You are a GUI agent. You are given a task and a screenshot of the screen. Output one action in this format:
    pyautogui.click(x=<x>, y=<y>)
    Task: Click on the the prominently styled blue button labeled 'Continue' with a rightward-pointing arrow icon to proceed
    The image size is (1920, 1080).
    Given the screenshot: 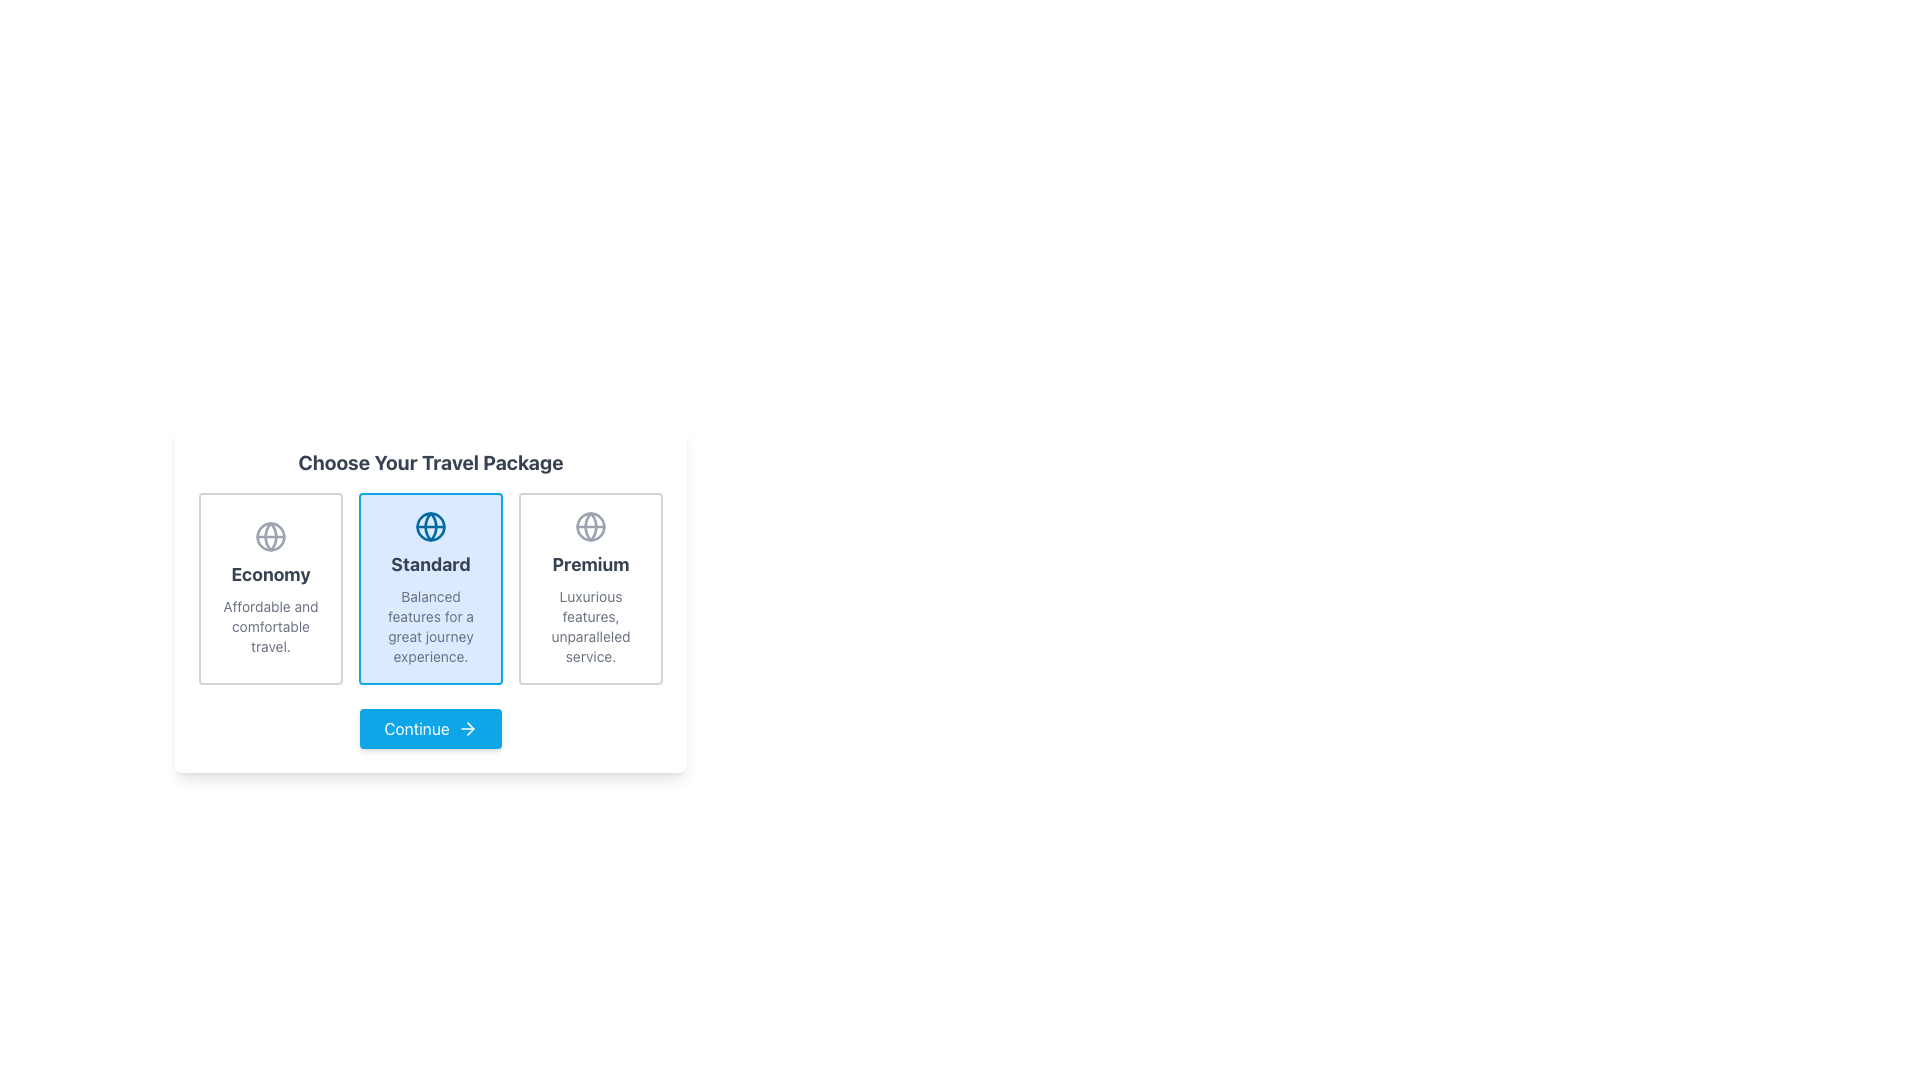 What is the action you would take?
    pyautogui.click(x=430, y=729)
    